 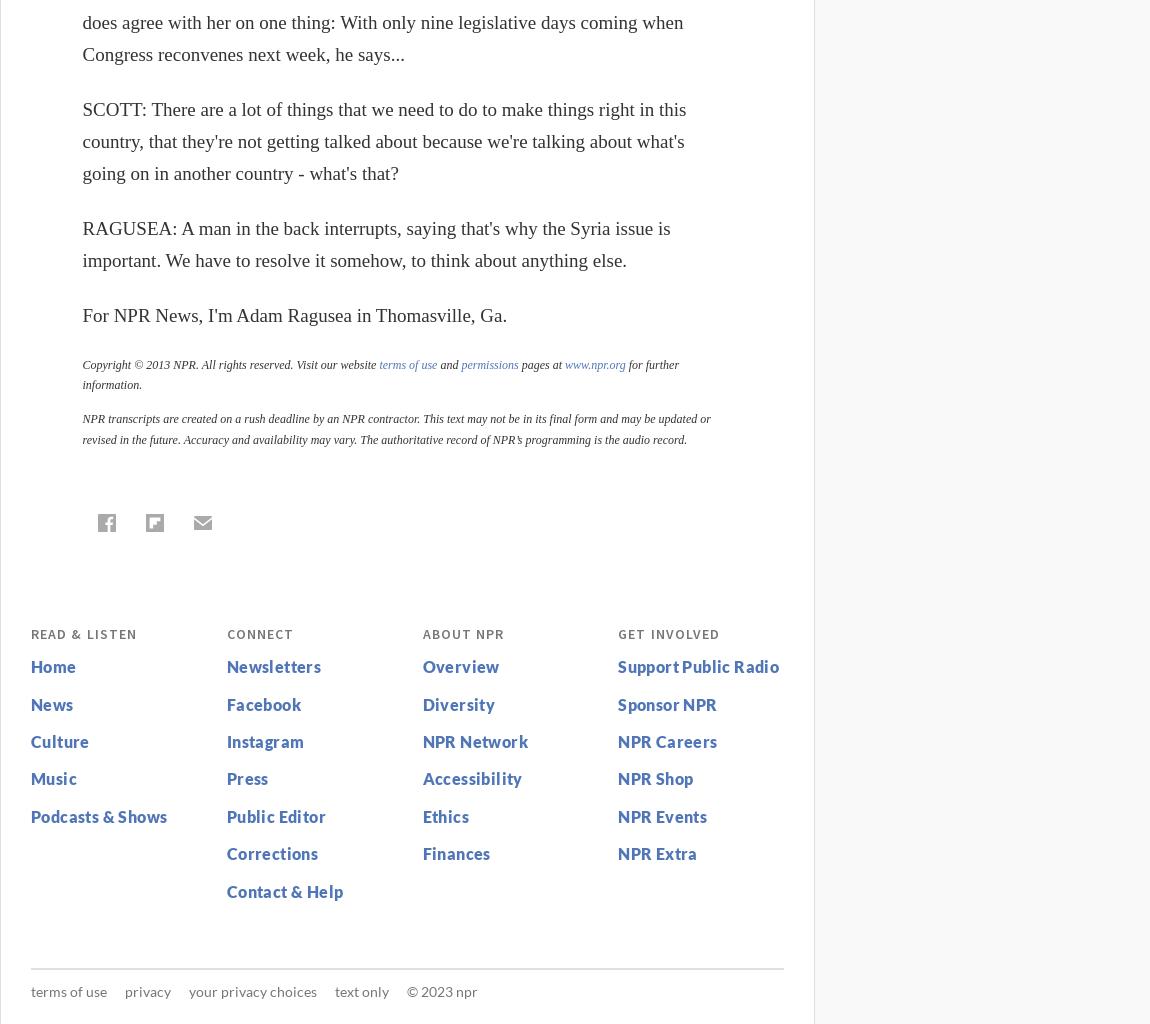 What do you see at coordinates (489, 364) in the screenshot?
I see `'permissions'` at bounding box center [489, 364].